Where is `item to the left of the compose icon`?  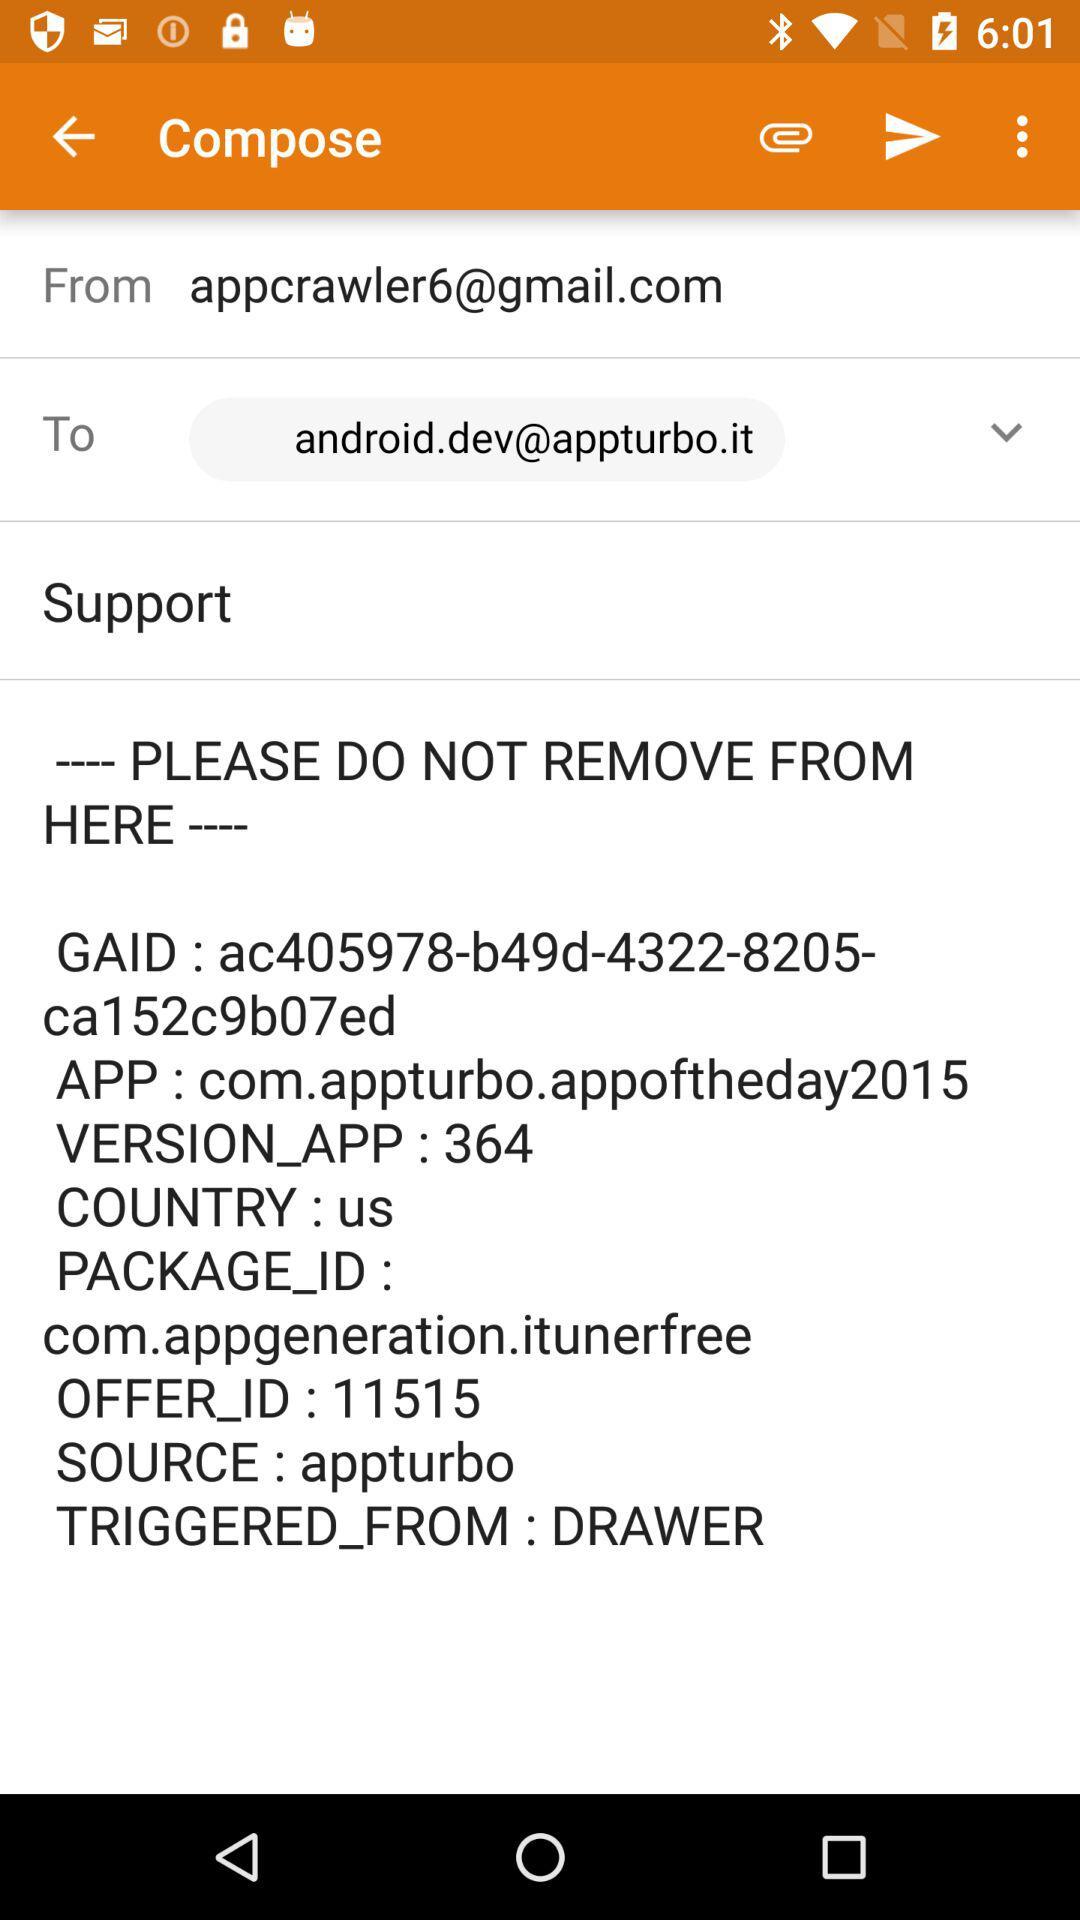
item to the left of the compose icon is located at coordinates (72, 135).